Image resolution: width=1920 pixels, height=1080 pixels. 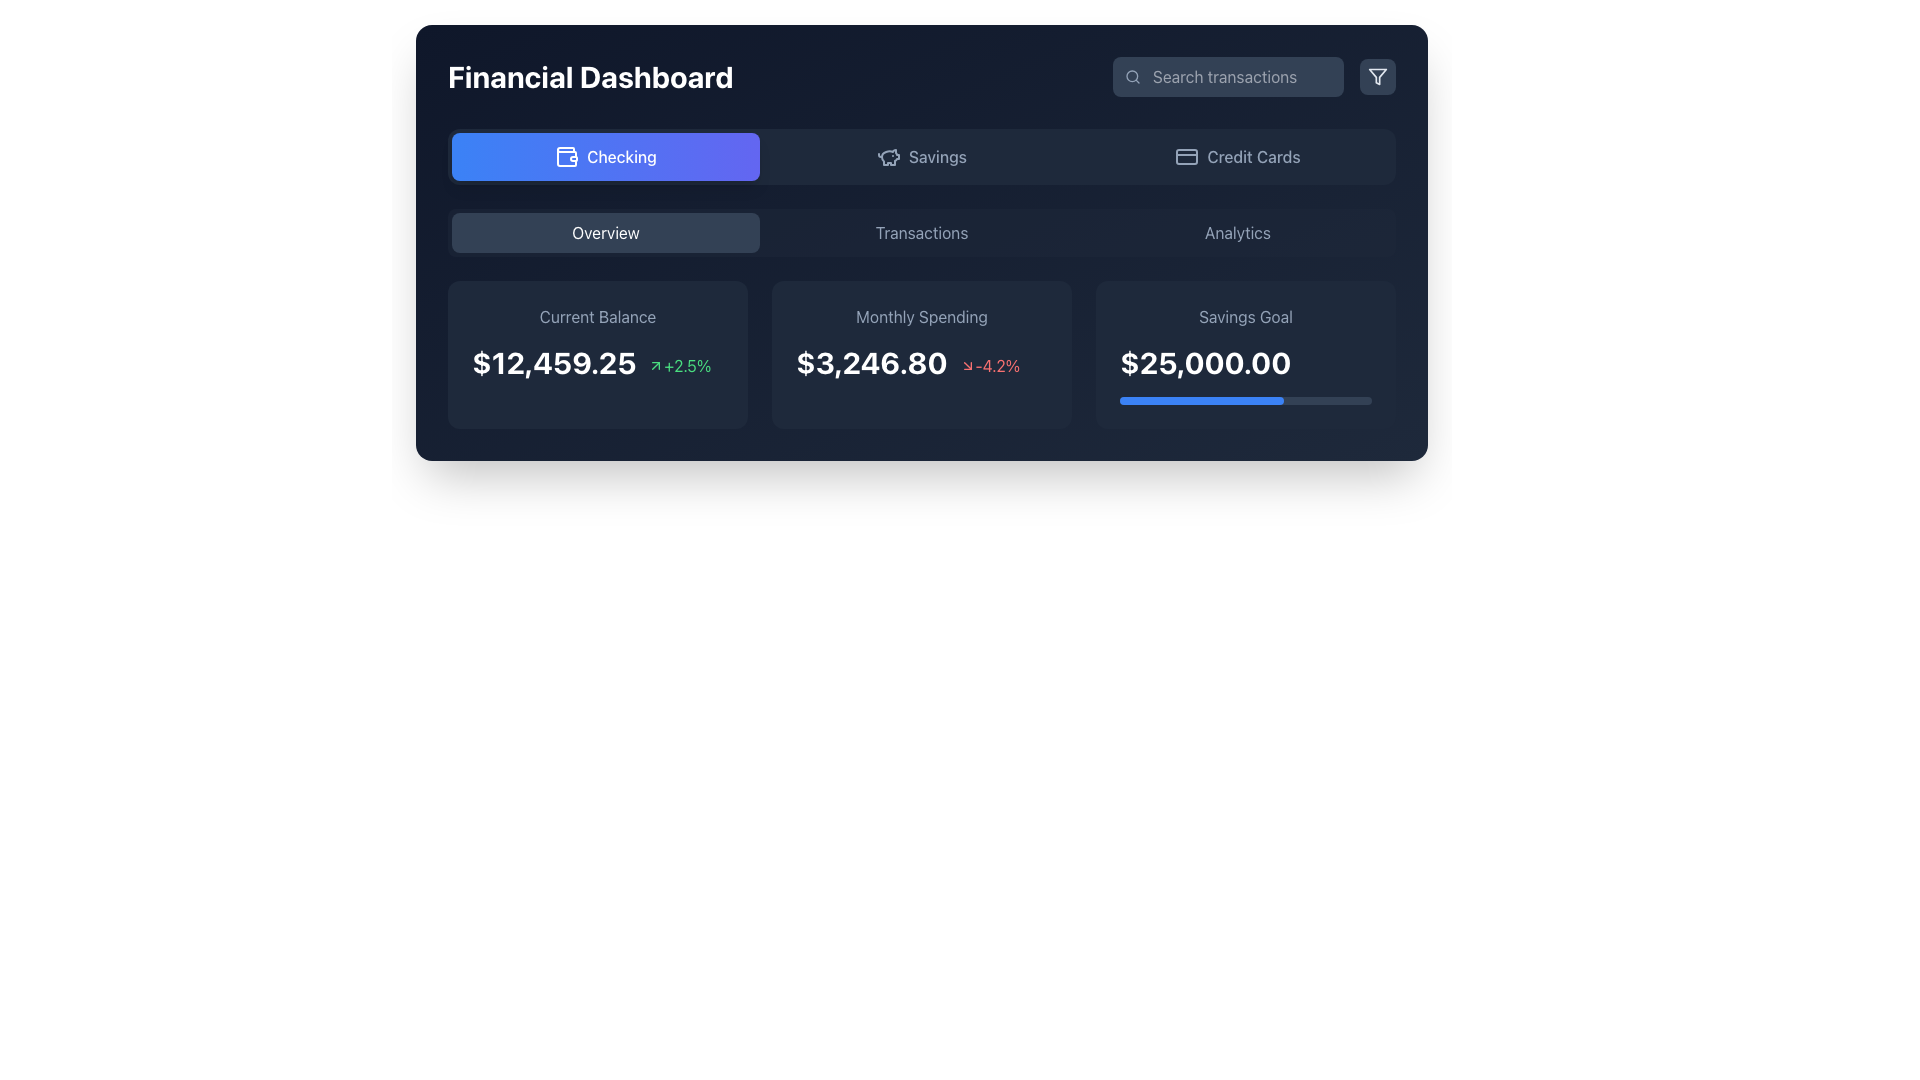 I want to click on the small, thin-lined, rightward-pointing red arrow icon located in the 'Monthly Spending' section, adjacent to the text '-4.2%', so click(x=967, y=366).